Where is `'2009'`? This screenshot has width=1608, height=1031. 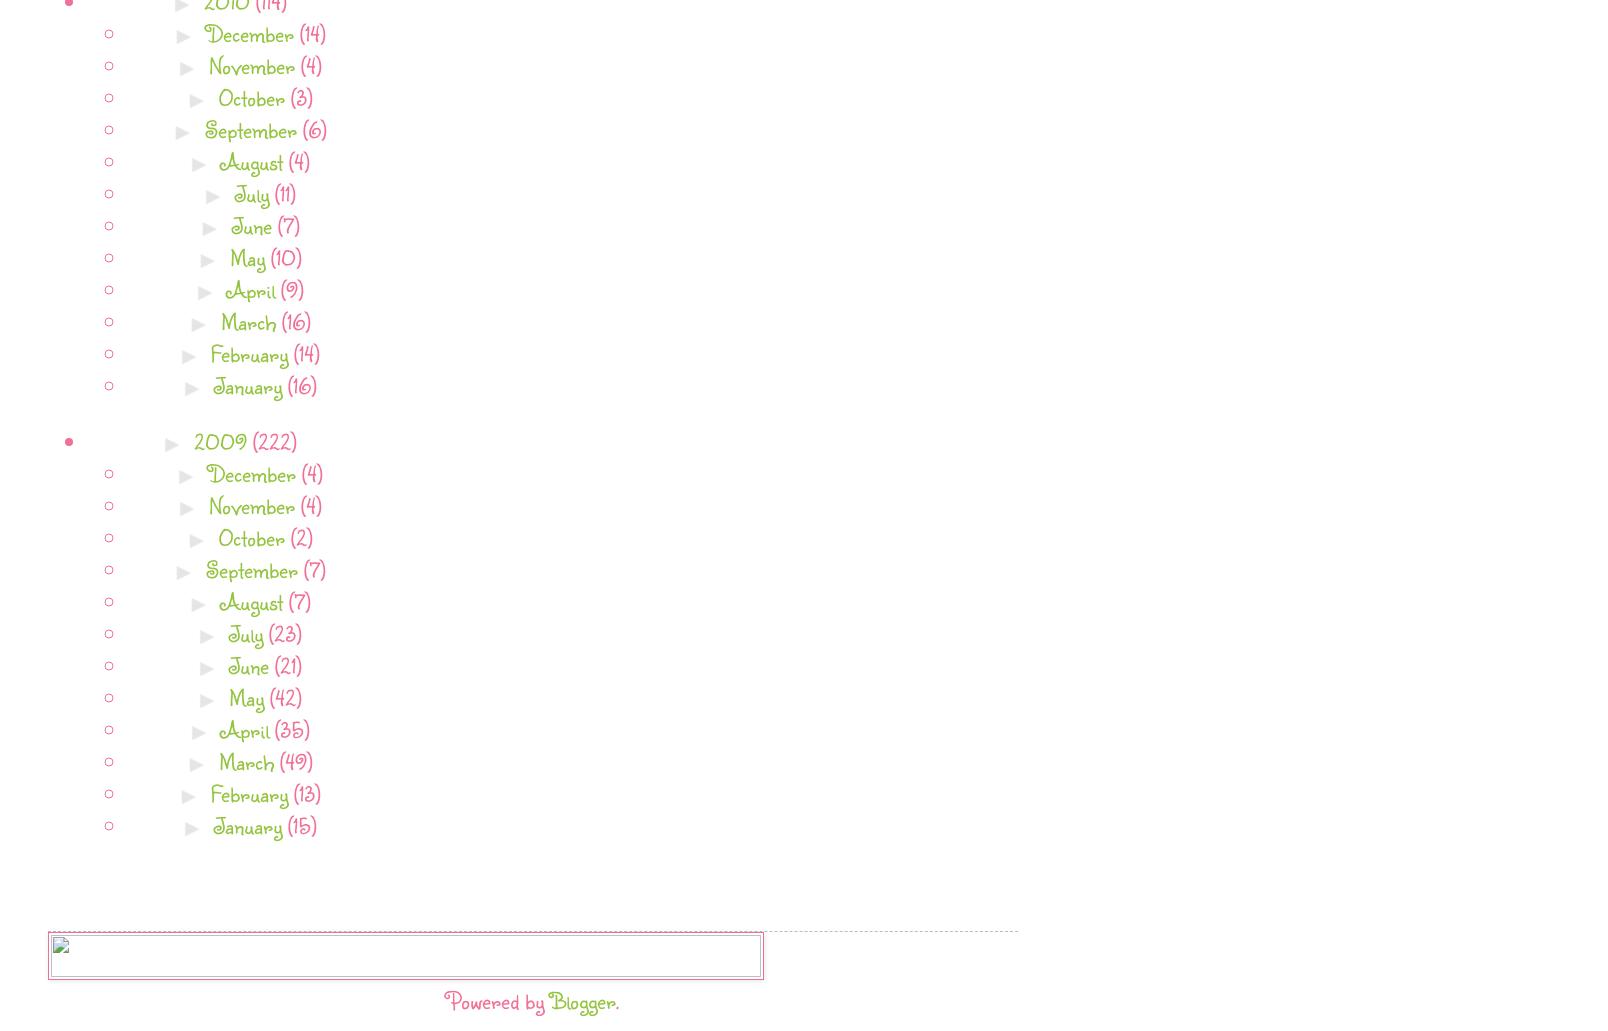 '2009' is located at coordinates (192, 440).